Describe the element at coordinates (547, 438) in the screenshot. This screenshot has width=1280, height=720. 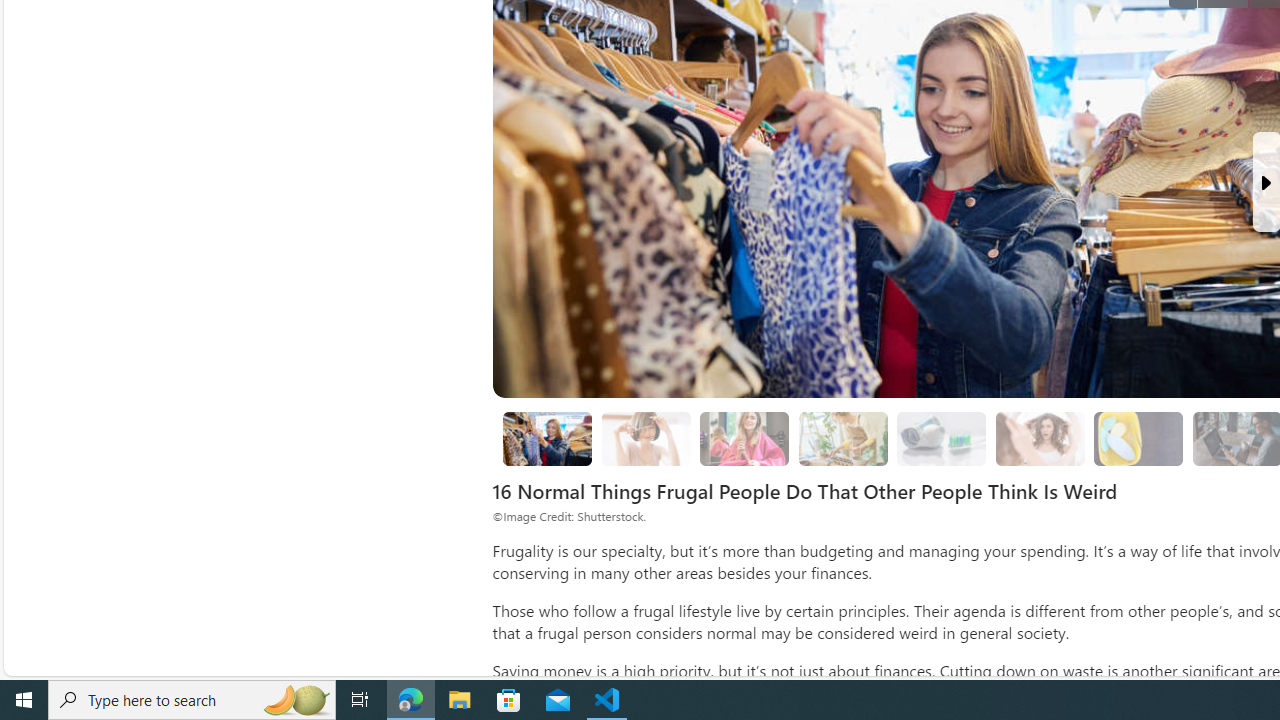
I see `'8. Thrift Shopping'` at that location.